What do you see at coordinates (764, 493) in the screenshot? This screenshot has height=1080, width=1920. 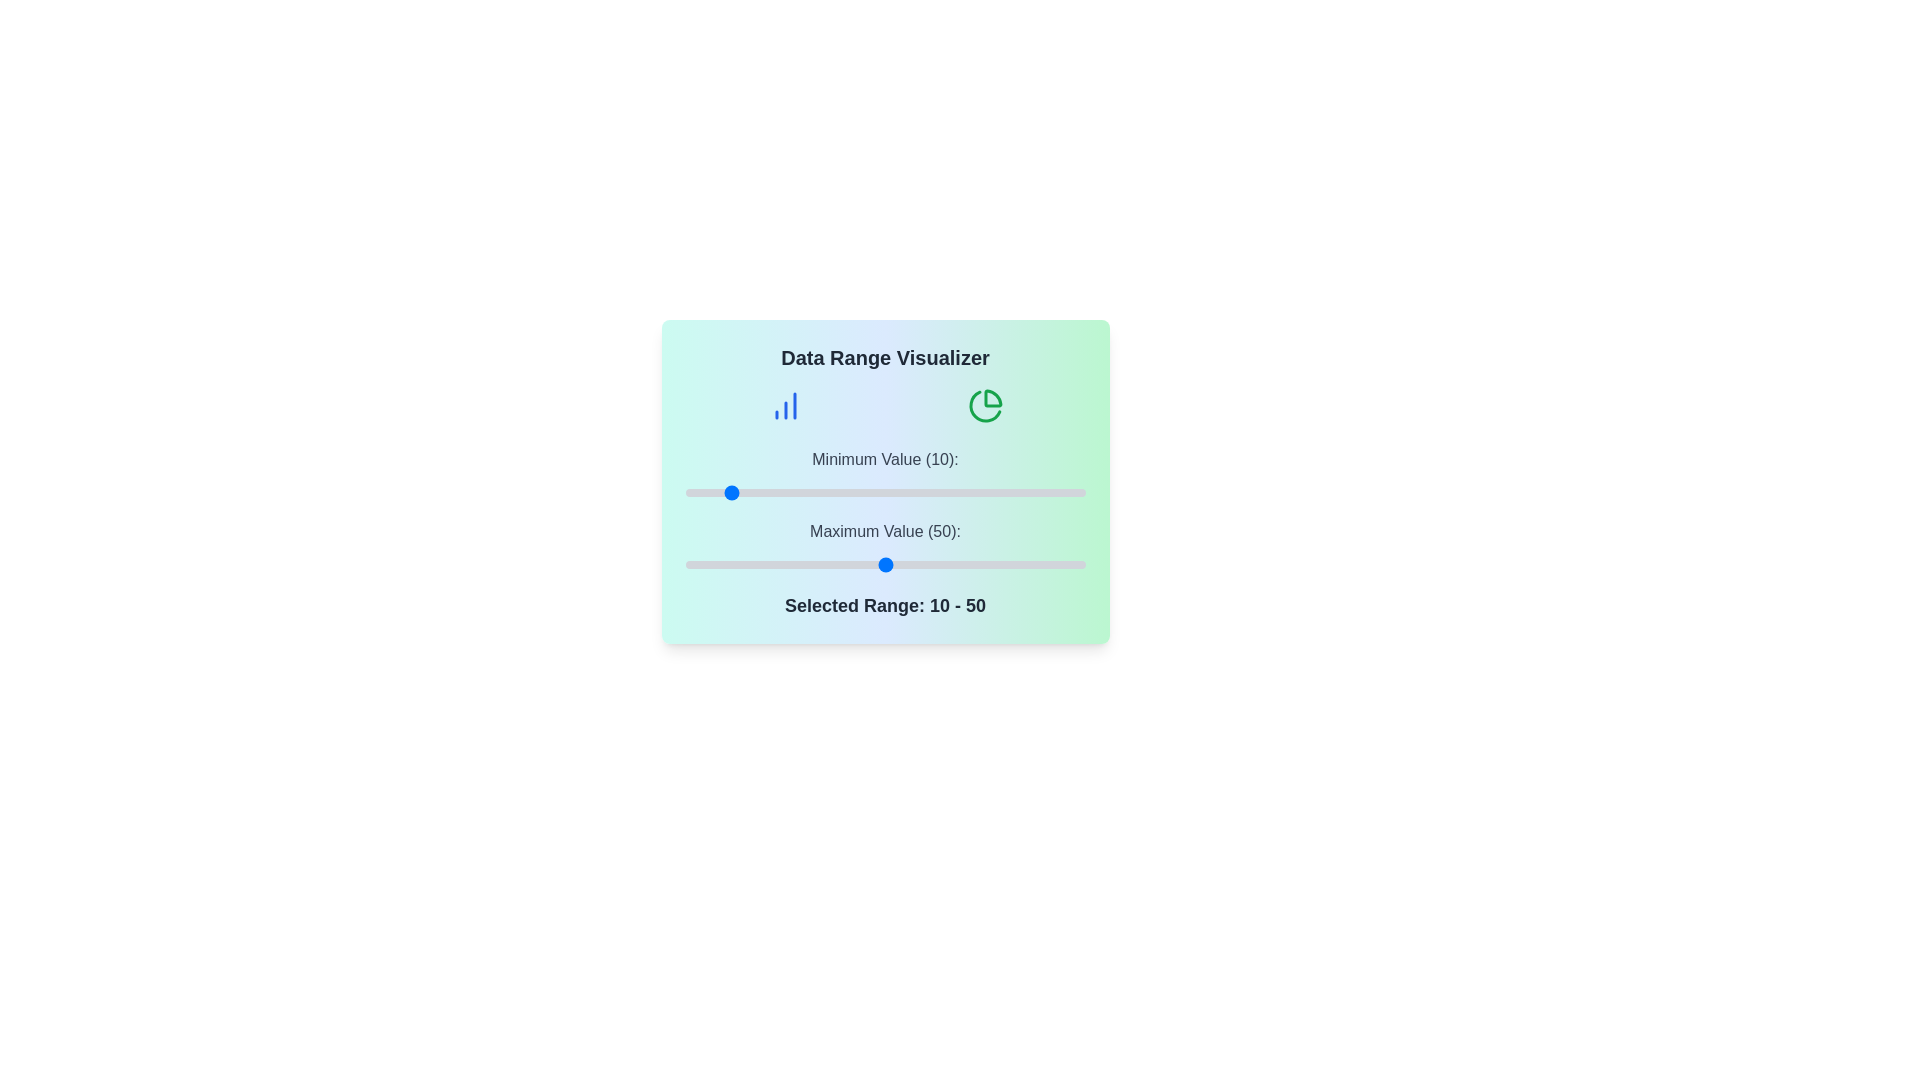 I see `the minimum value slider to 20` at bounding box center [764, 493].